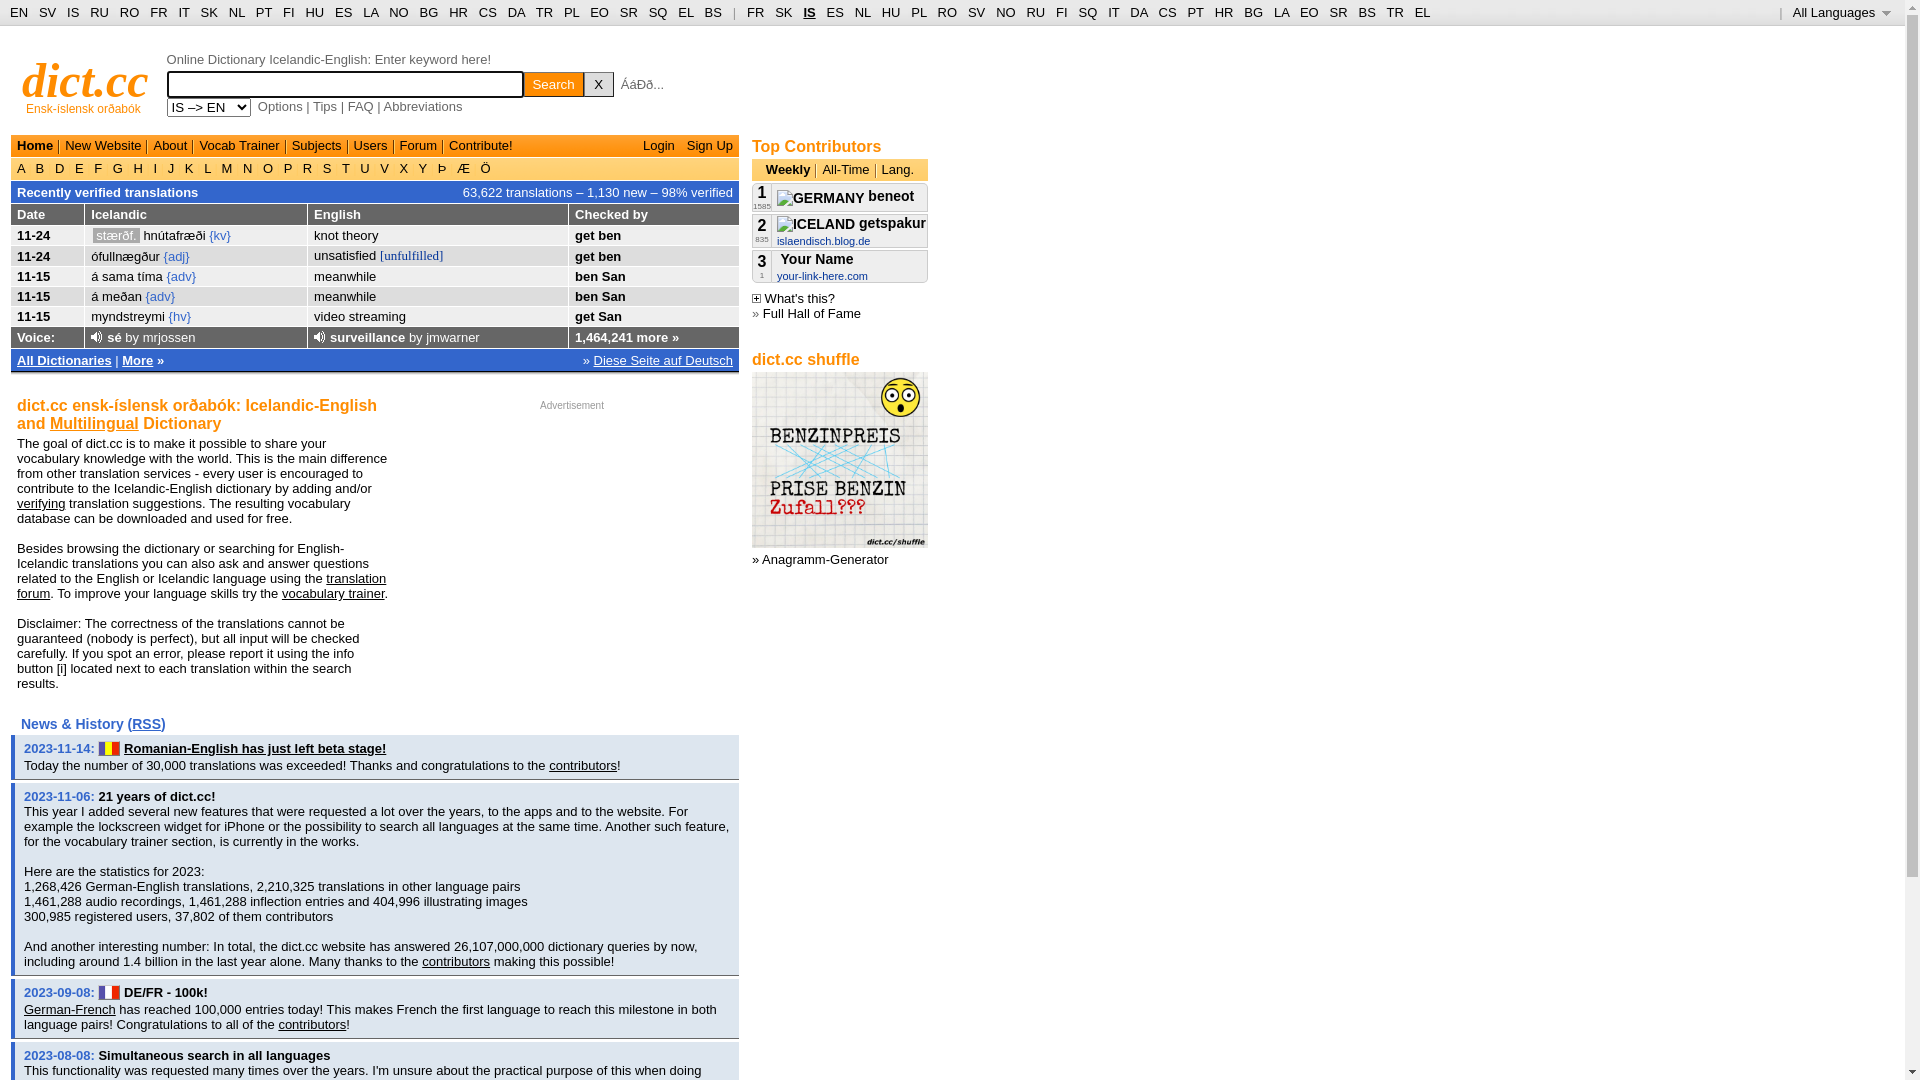 The width and height of the screenshot is (1920, 1080). Describe the element at coordinates (279, 106) in the screenshot. I see `'Options'` at that location.